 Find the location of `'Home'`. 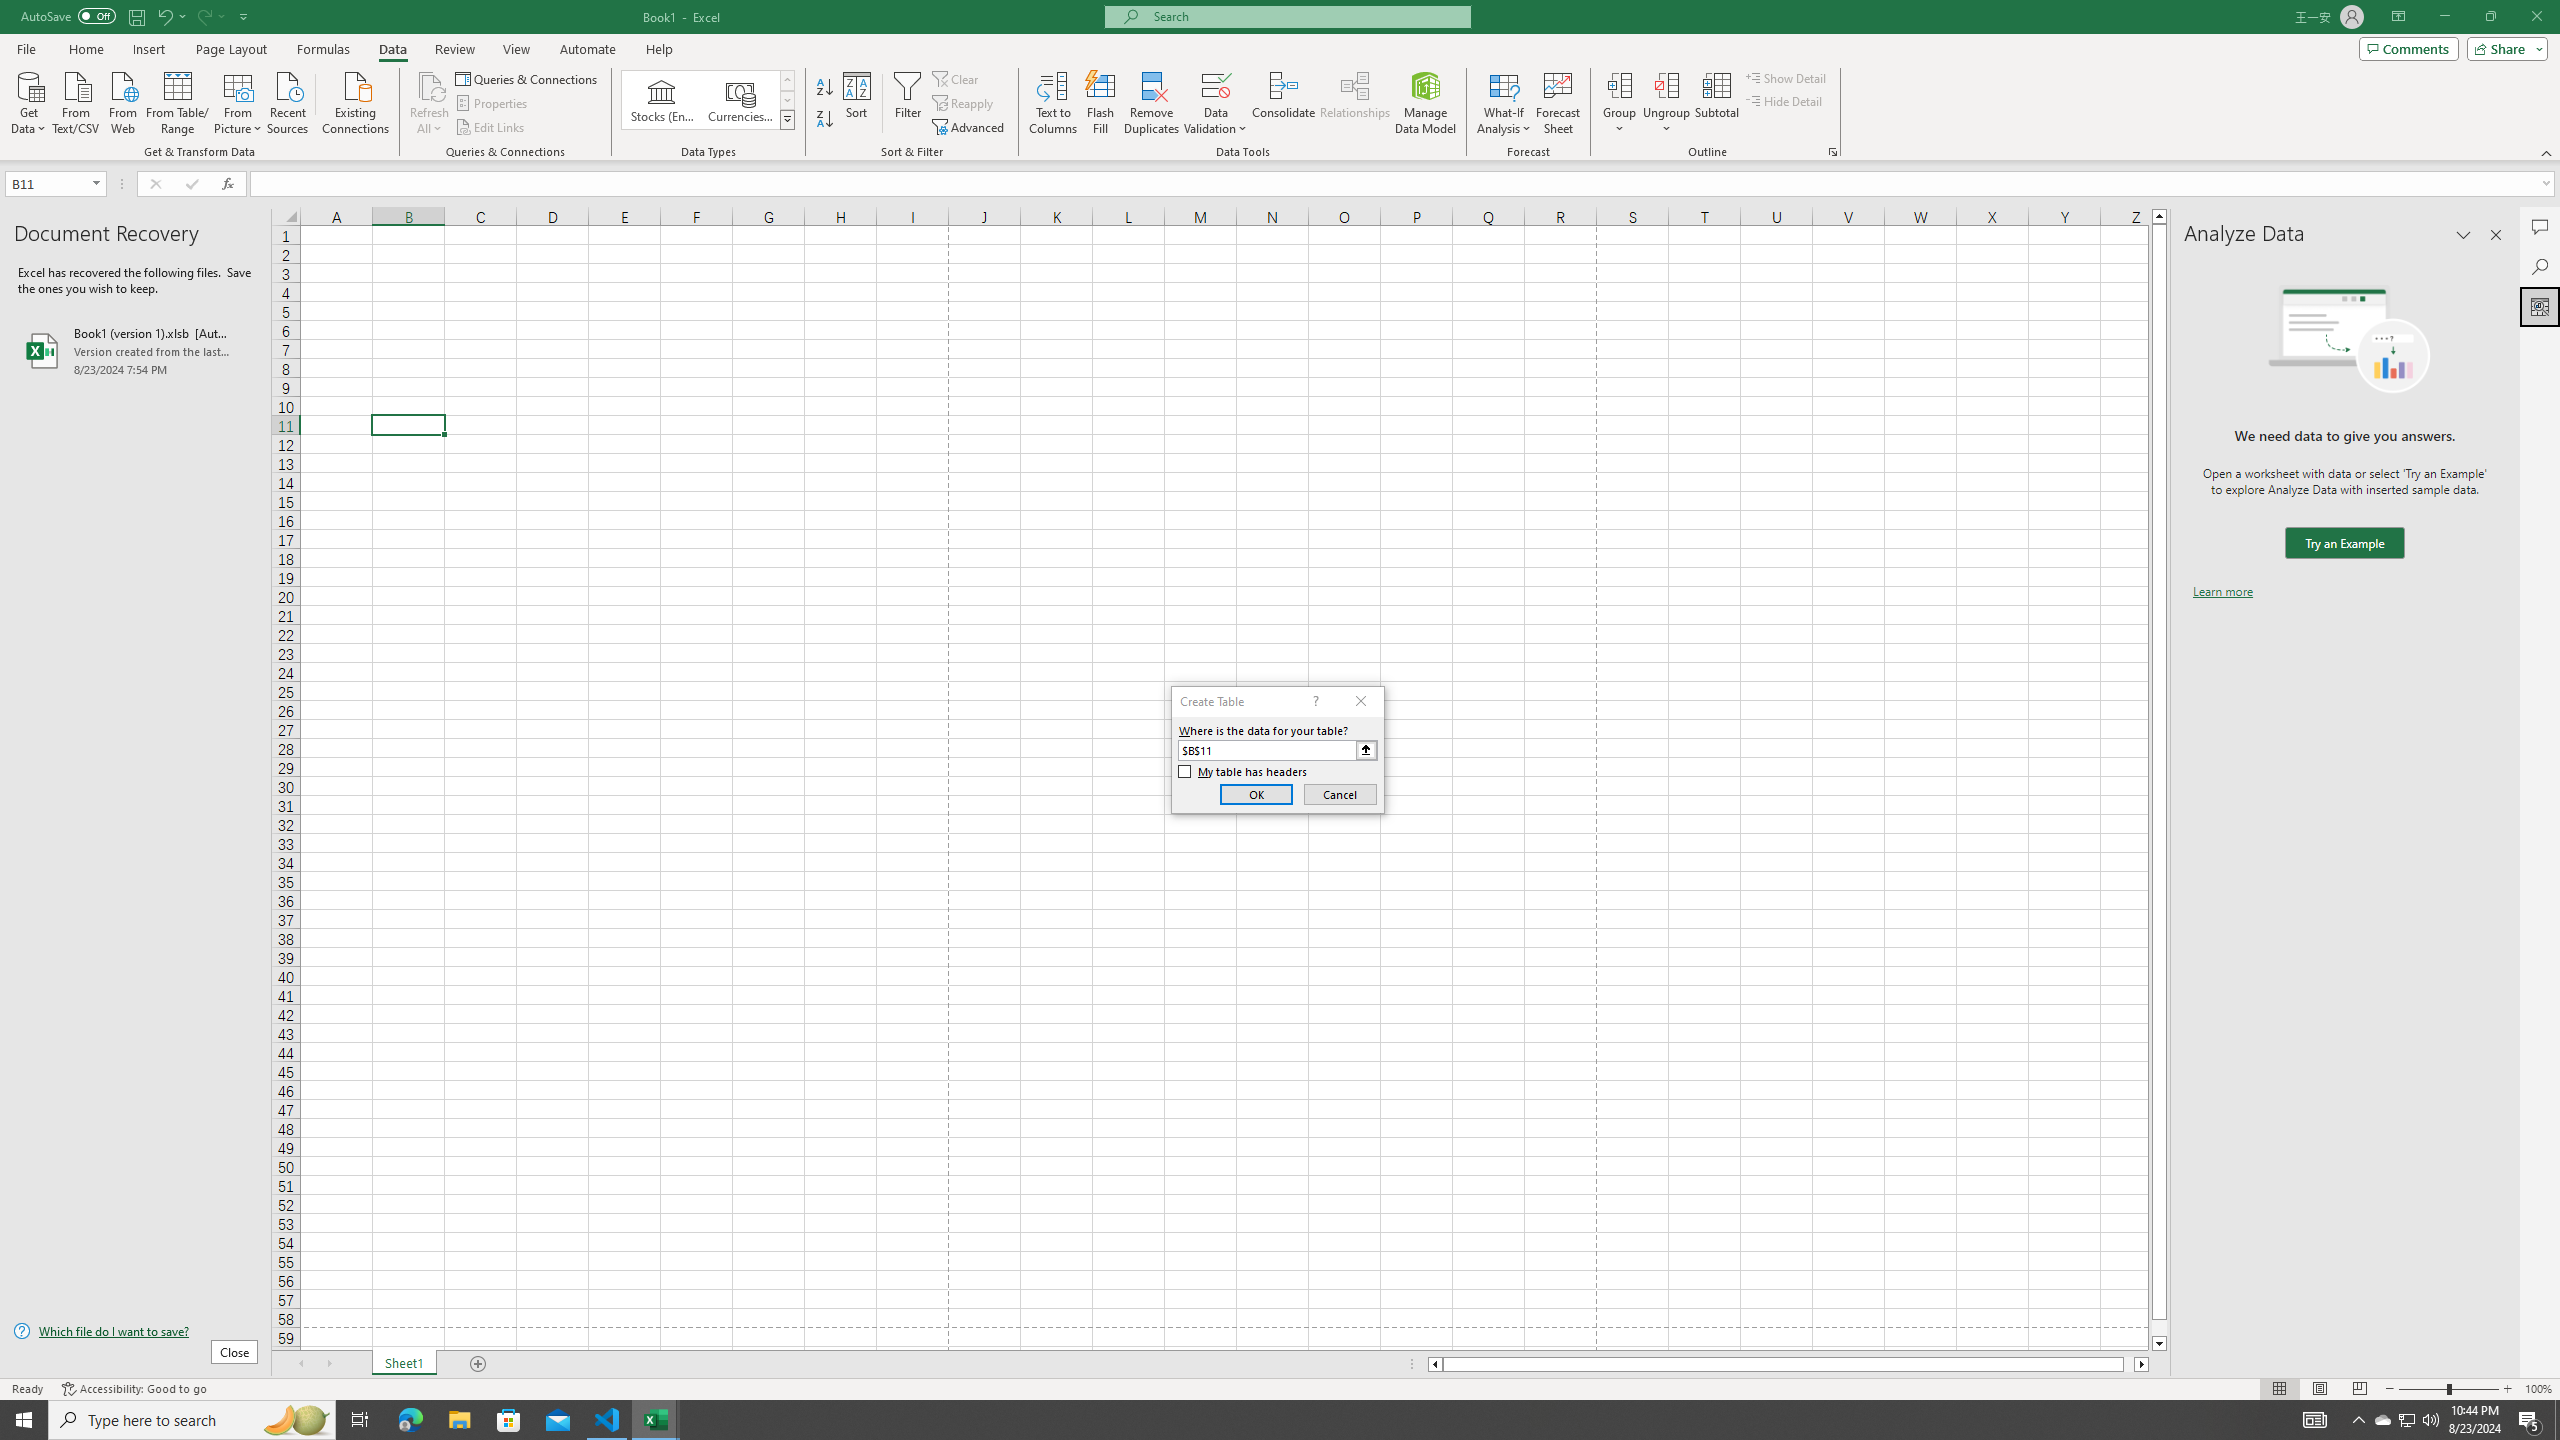

'Home' is located at coordinates (85, 49).